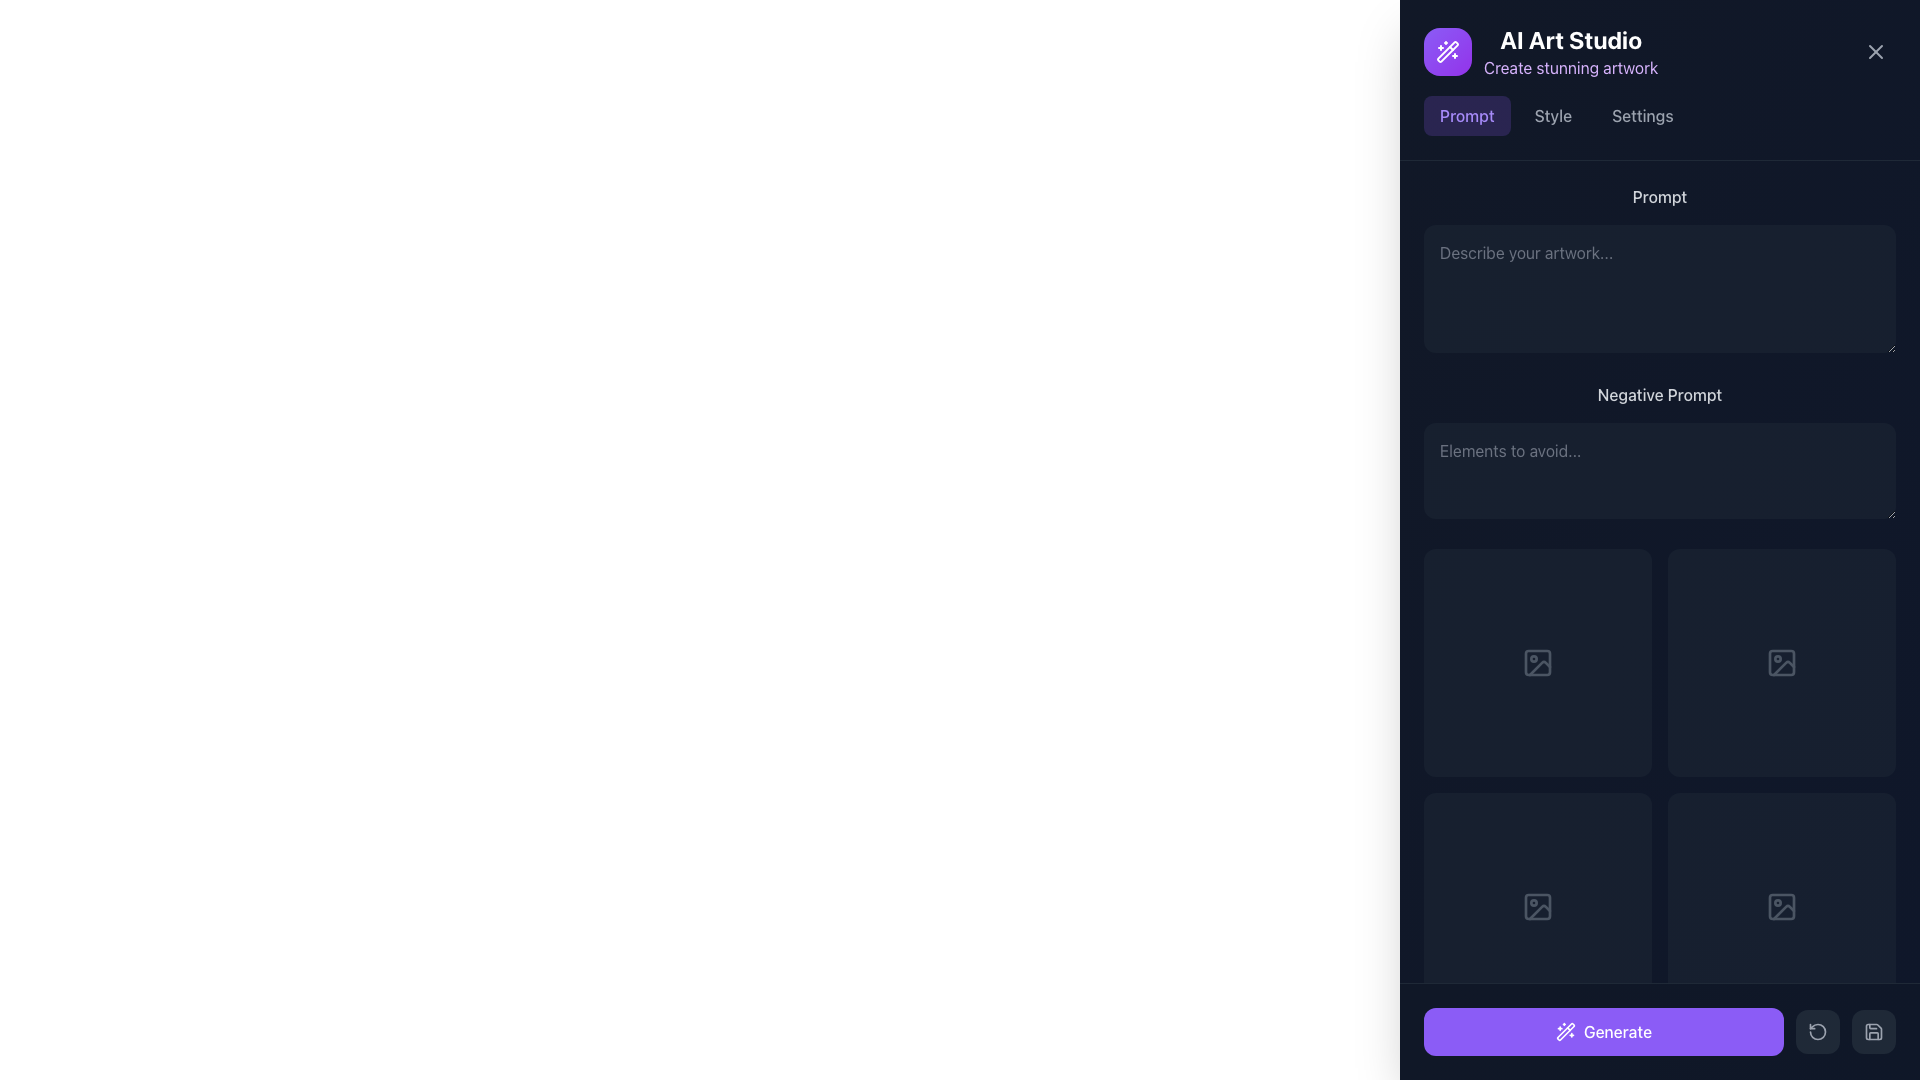  What do you see at coordinates (1818, 1032) in the screenshot?
I see `the control icon embedded in the button designed for initiating a counterclockwise rotation action, which is located at the bottom-right of the interface next to the 'Generate' button` at bounding box center [1818, 1032].